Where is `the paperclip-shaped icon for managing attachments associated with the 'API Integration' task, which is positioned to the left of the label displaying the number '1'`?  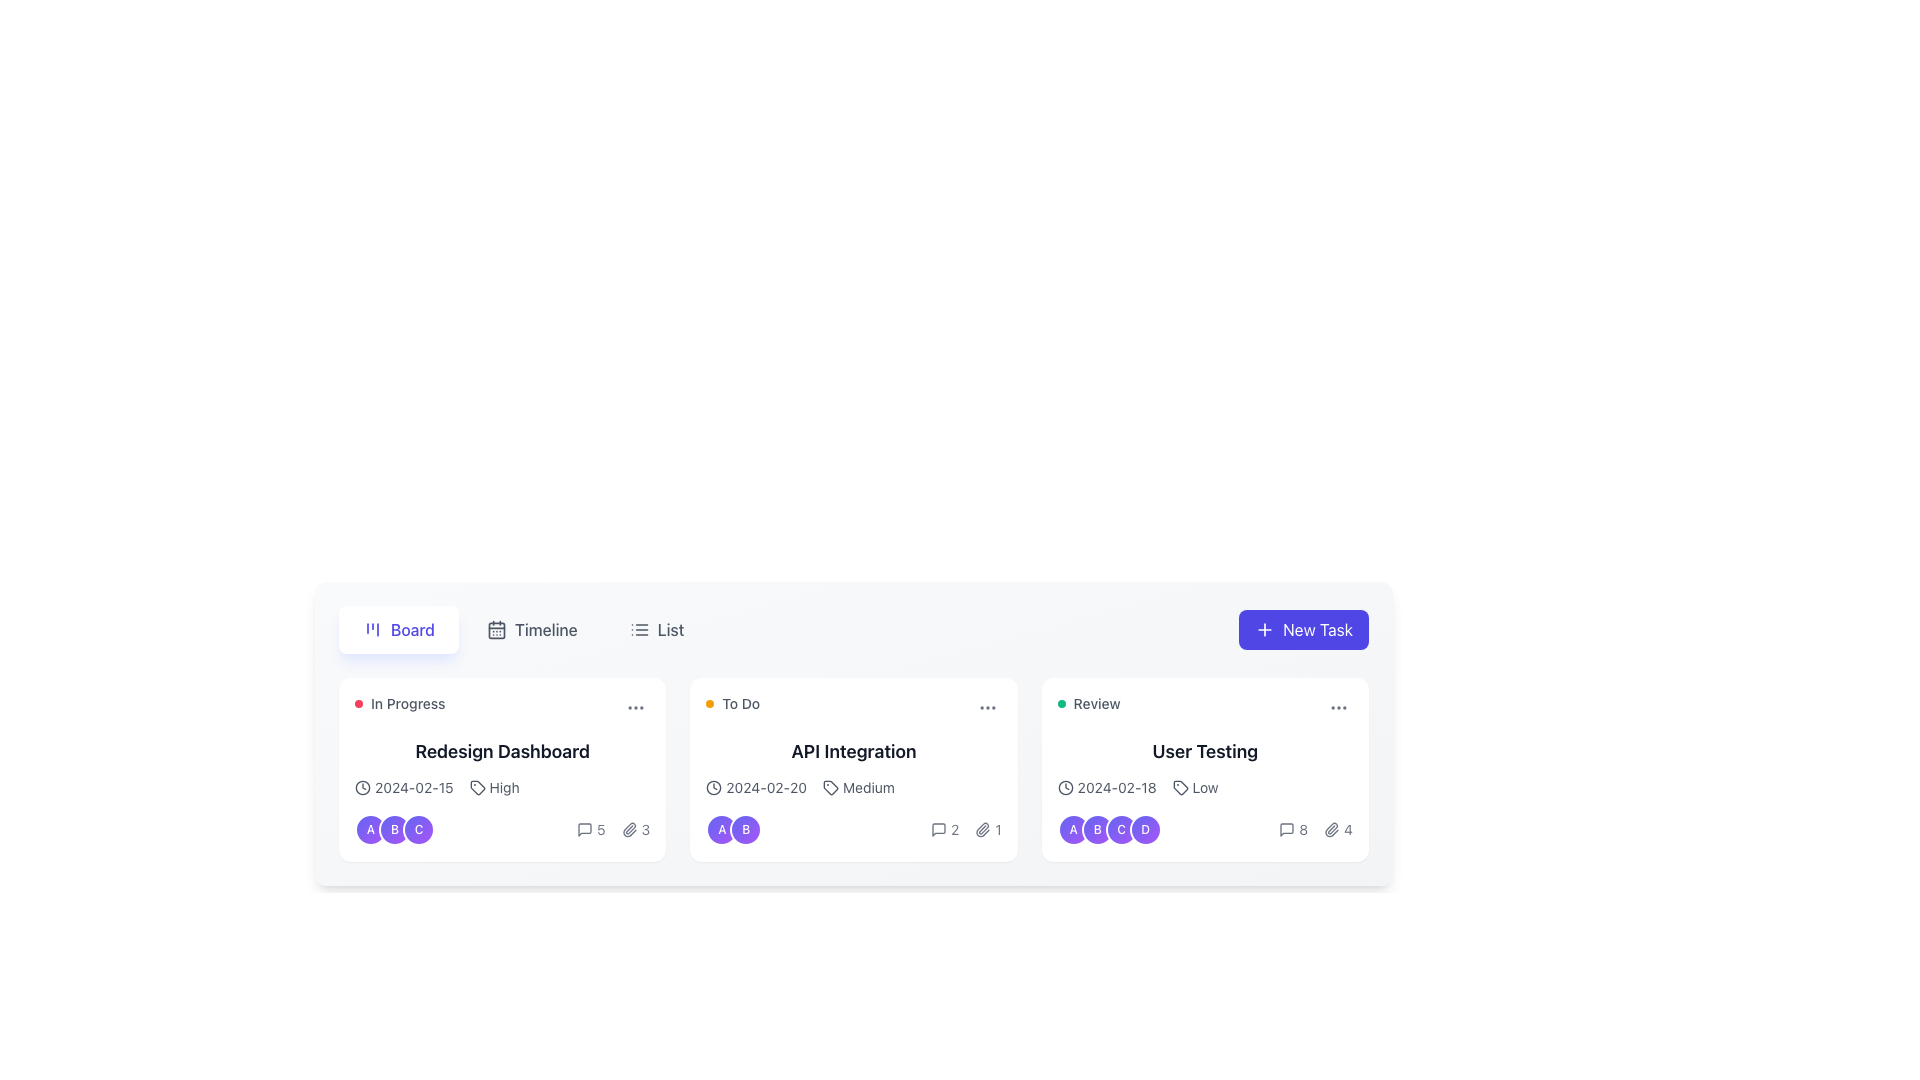
the paperclip-shaped icon for managing attachments associated with the 'API Integration' task, which is positioned to the left of the label displaying the number '1' is located at coordinates (983, 829).